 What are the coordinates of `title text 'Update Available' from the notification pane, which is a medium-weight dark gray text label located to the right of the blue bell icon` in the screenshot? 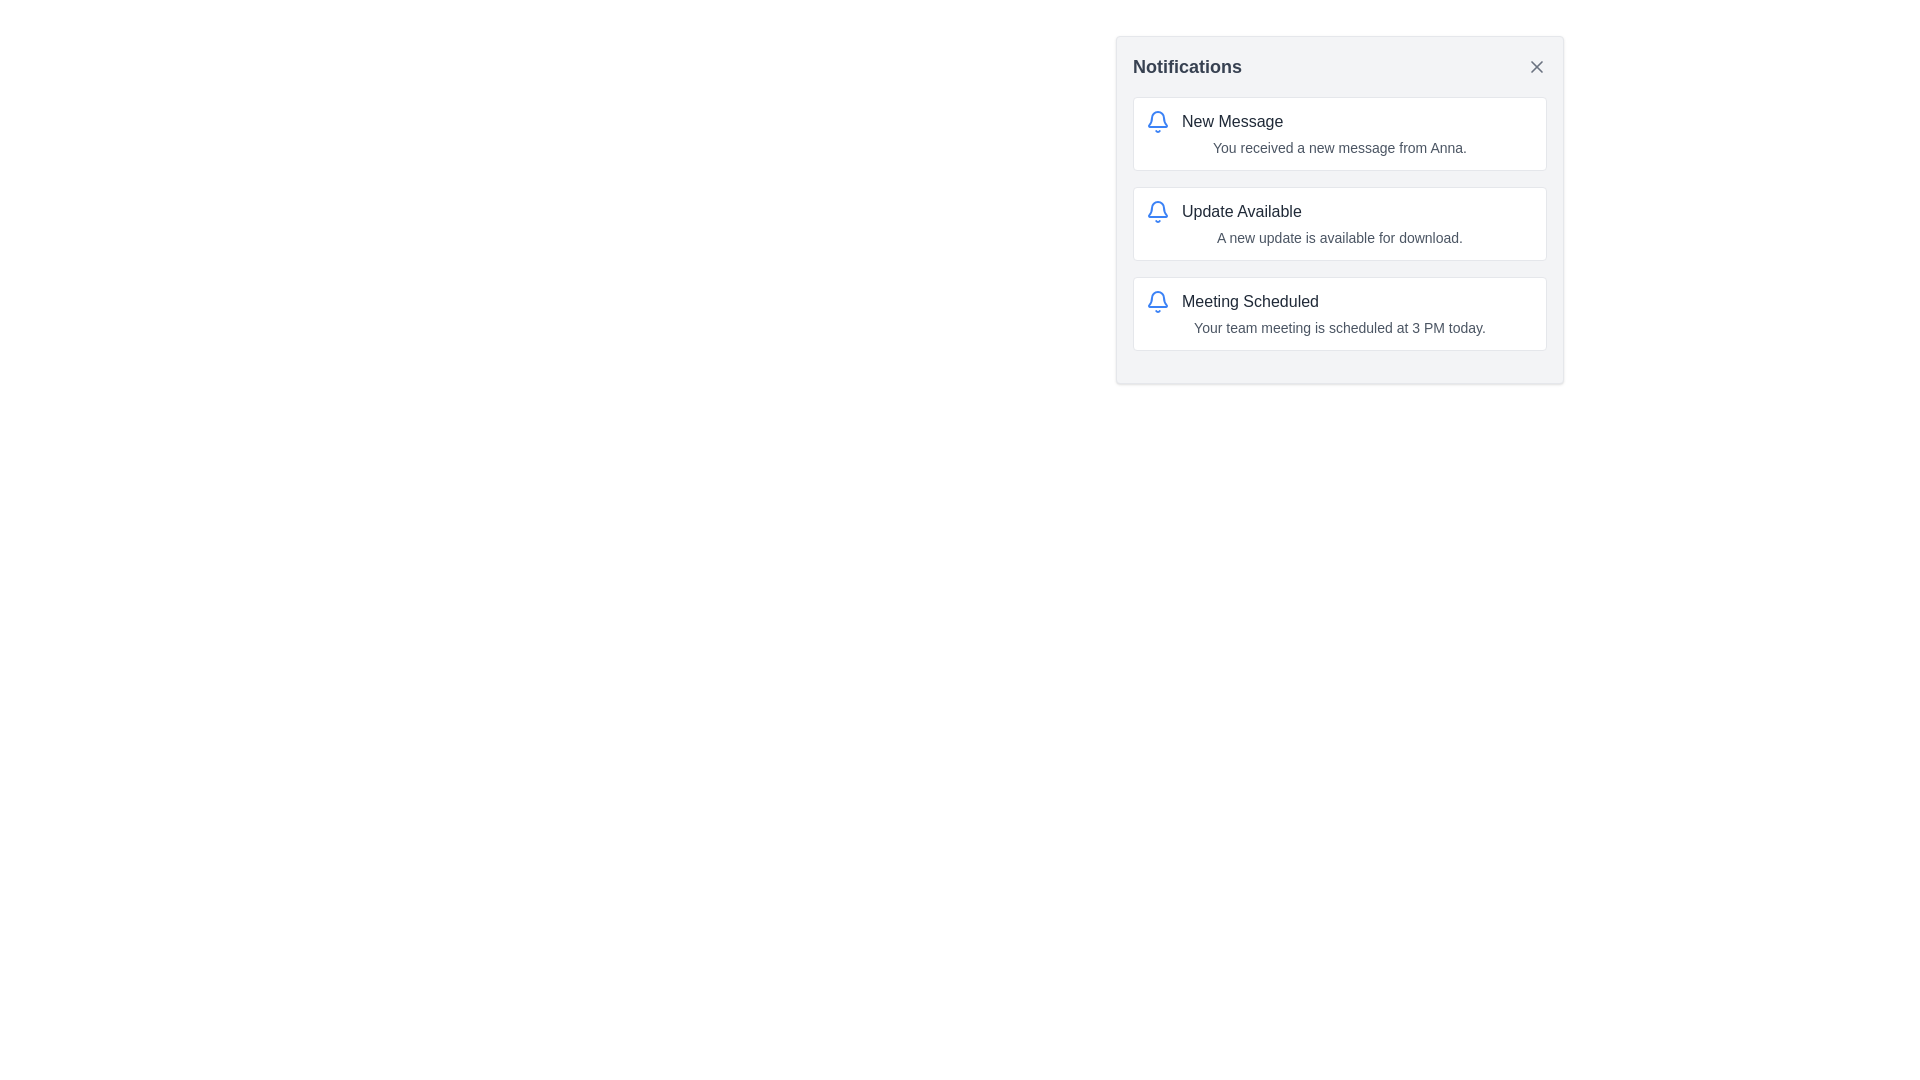 It's located at (1240, 212).